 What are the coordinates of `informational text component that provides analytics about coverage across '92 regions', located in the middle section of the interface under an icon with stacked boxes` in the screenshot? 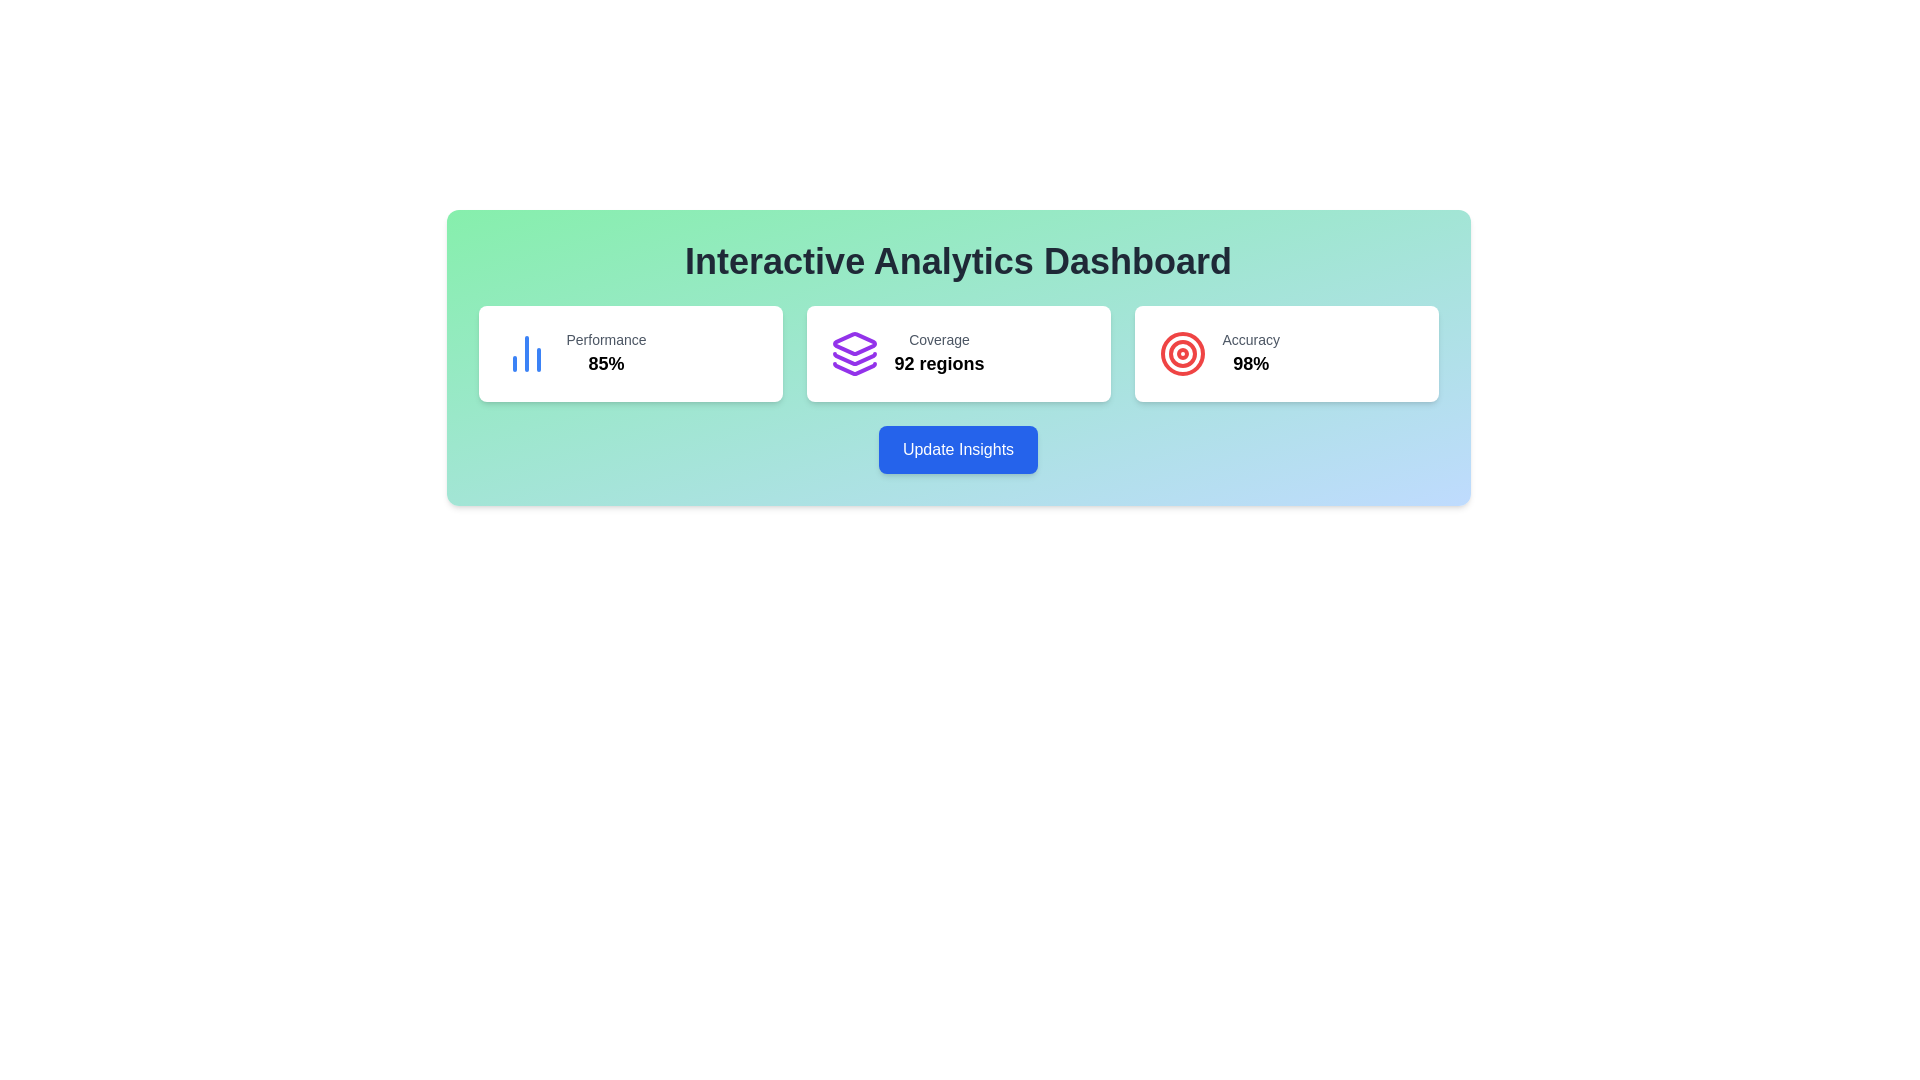 It's located at (938, 353).